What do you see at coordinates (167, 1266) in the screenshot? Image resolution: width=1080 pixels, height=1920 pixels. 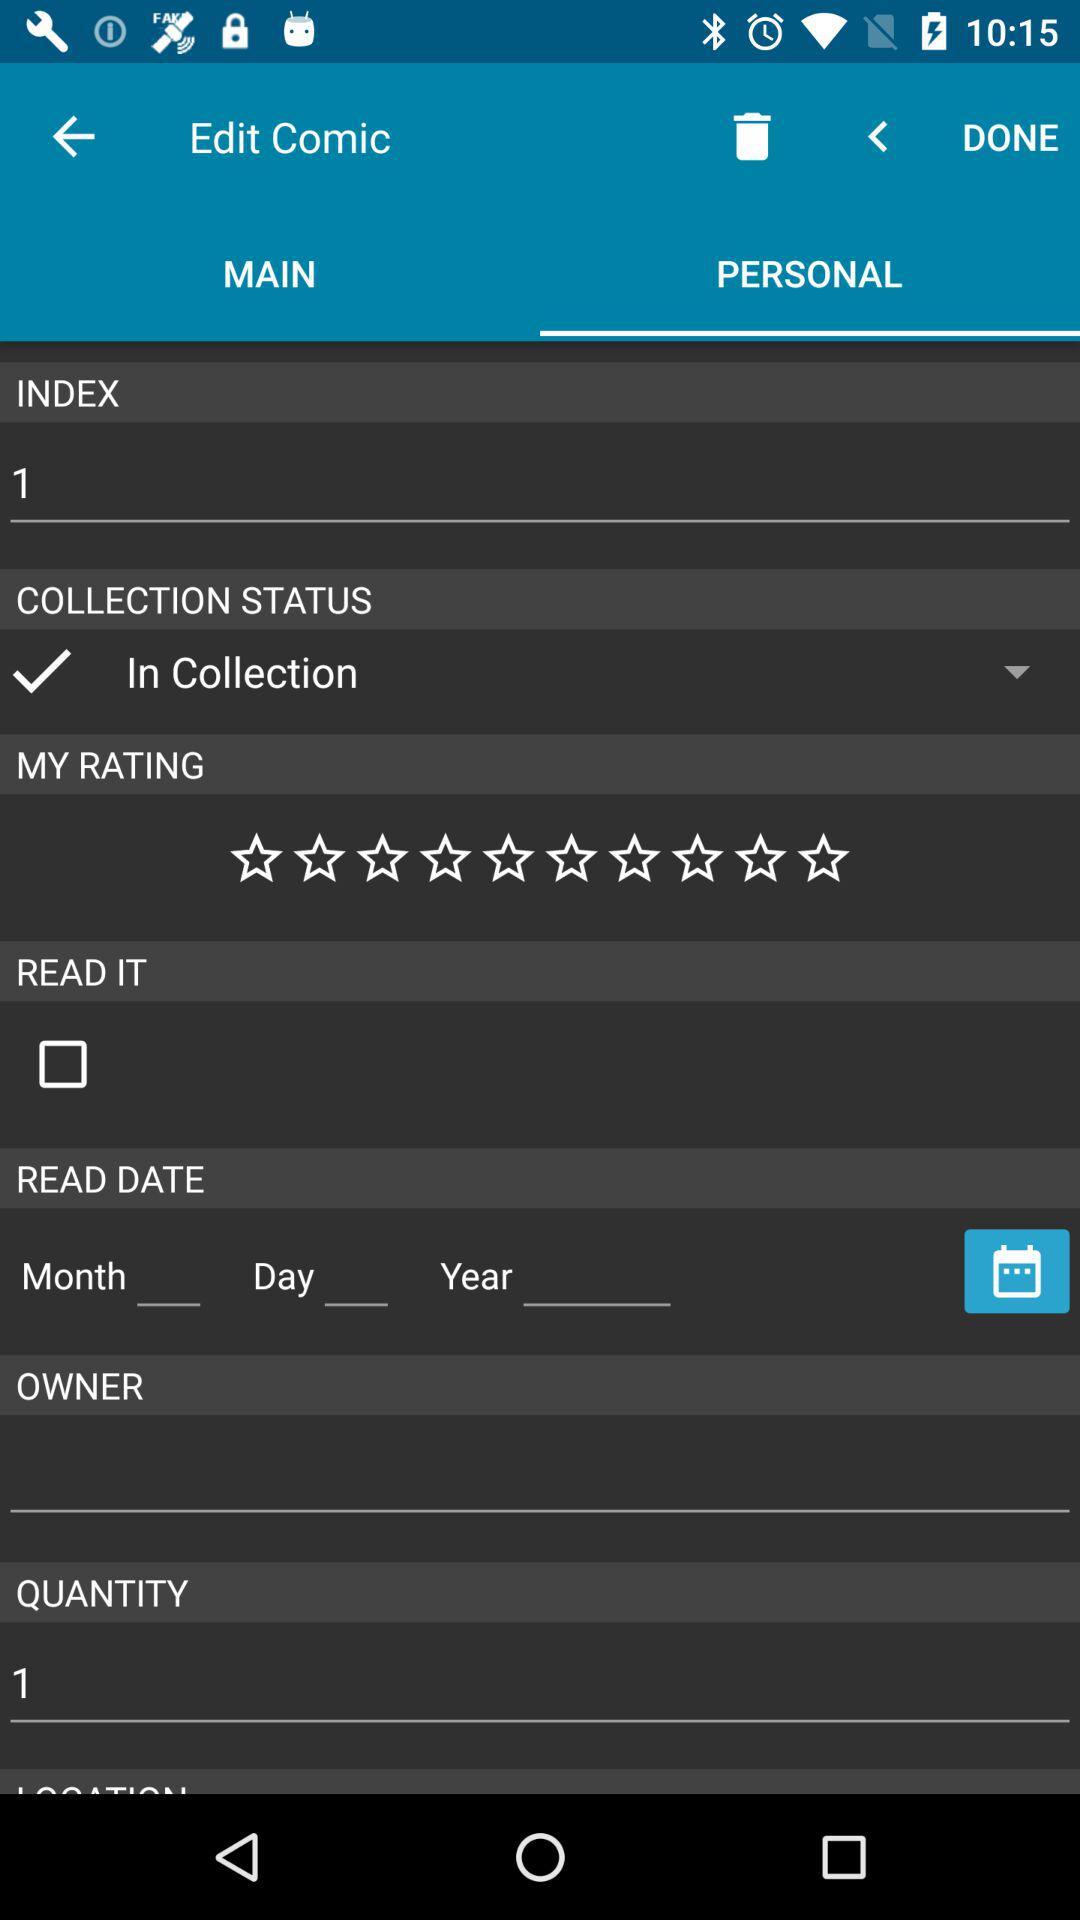 I see `month space` at bounding box center [167, 1266].